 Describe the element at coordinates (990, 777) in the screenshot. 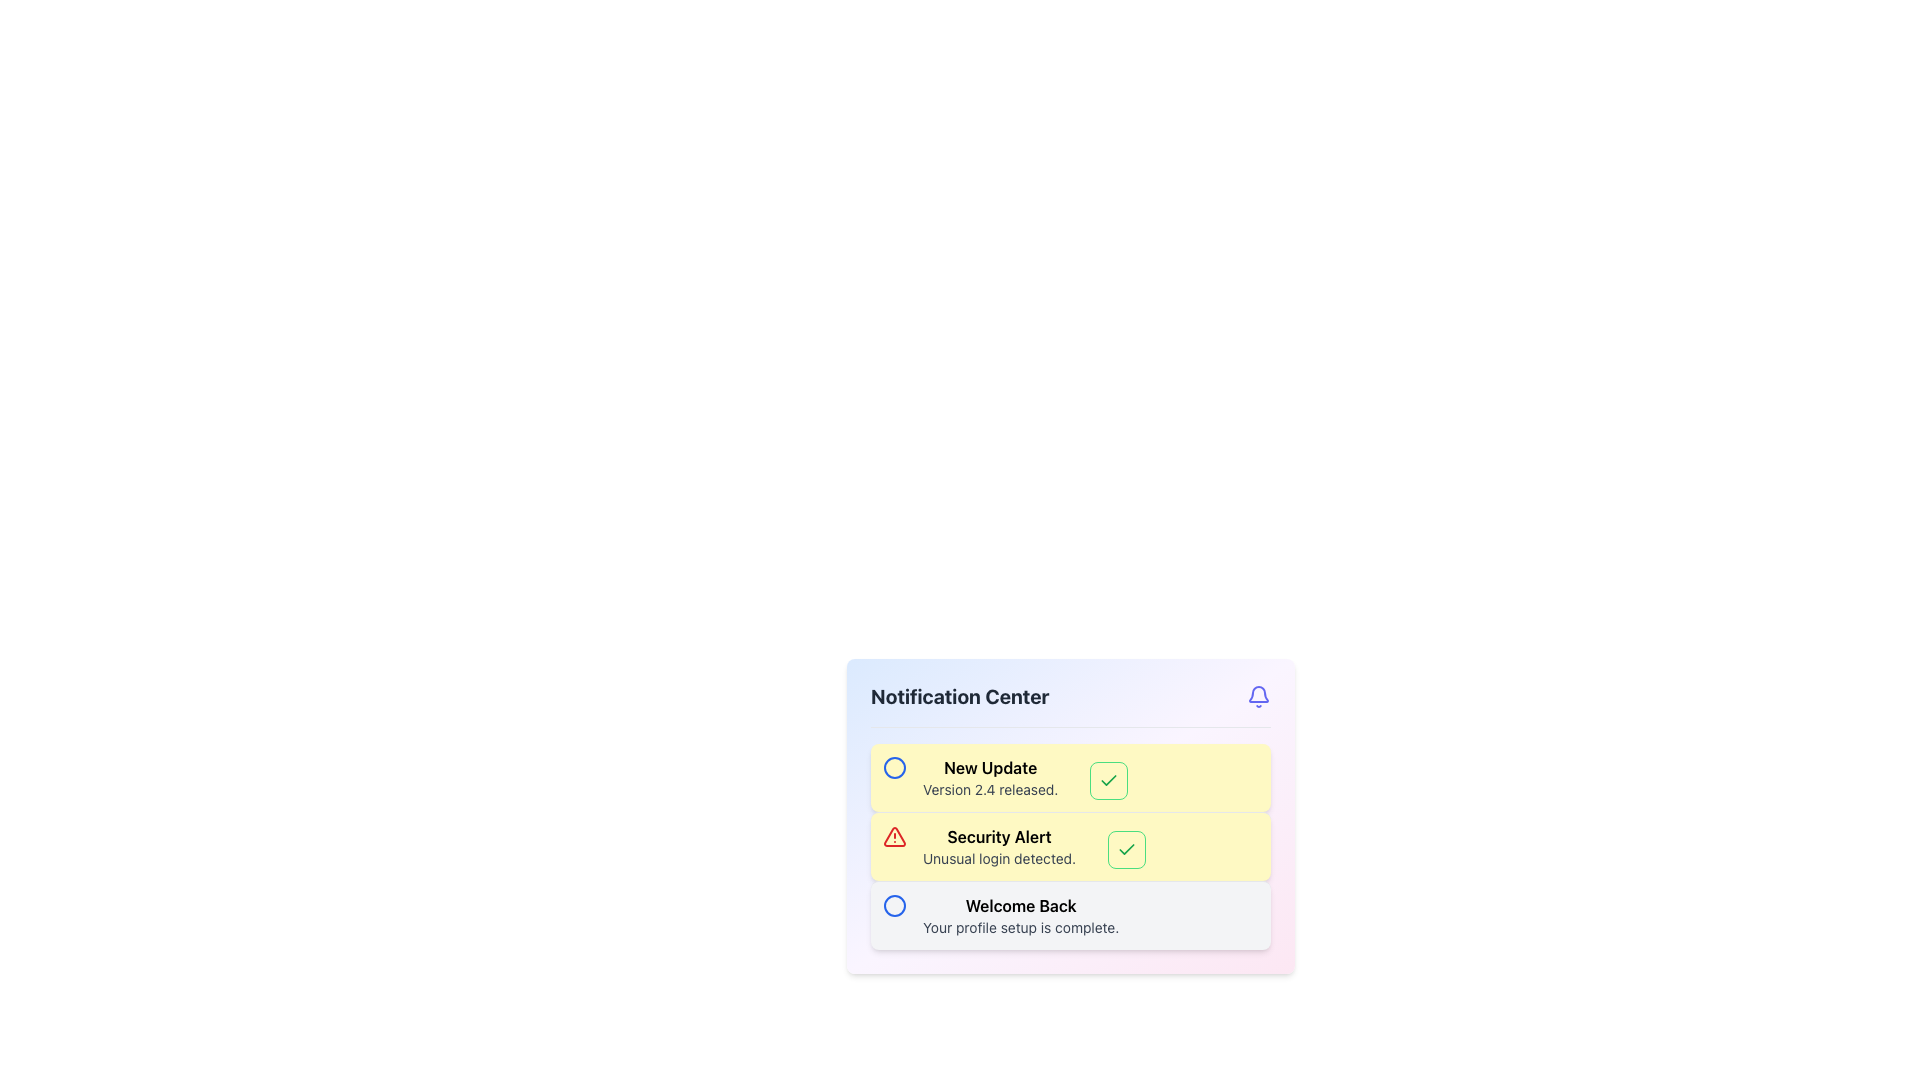

I see `the 'New Update' text label with a bold font style and the accompanying smaller gray text 'Version 2.4 released.' located on a yellow background card in the notification center interface` at that location.